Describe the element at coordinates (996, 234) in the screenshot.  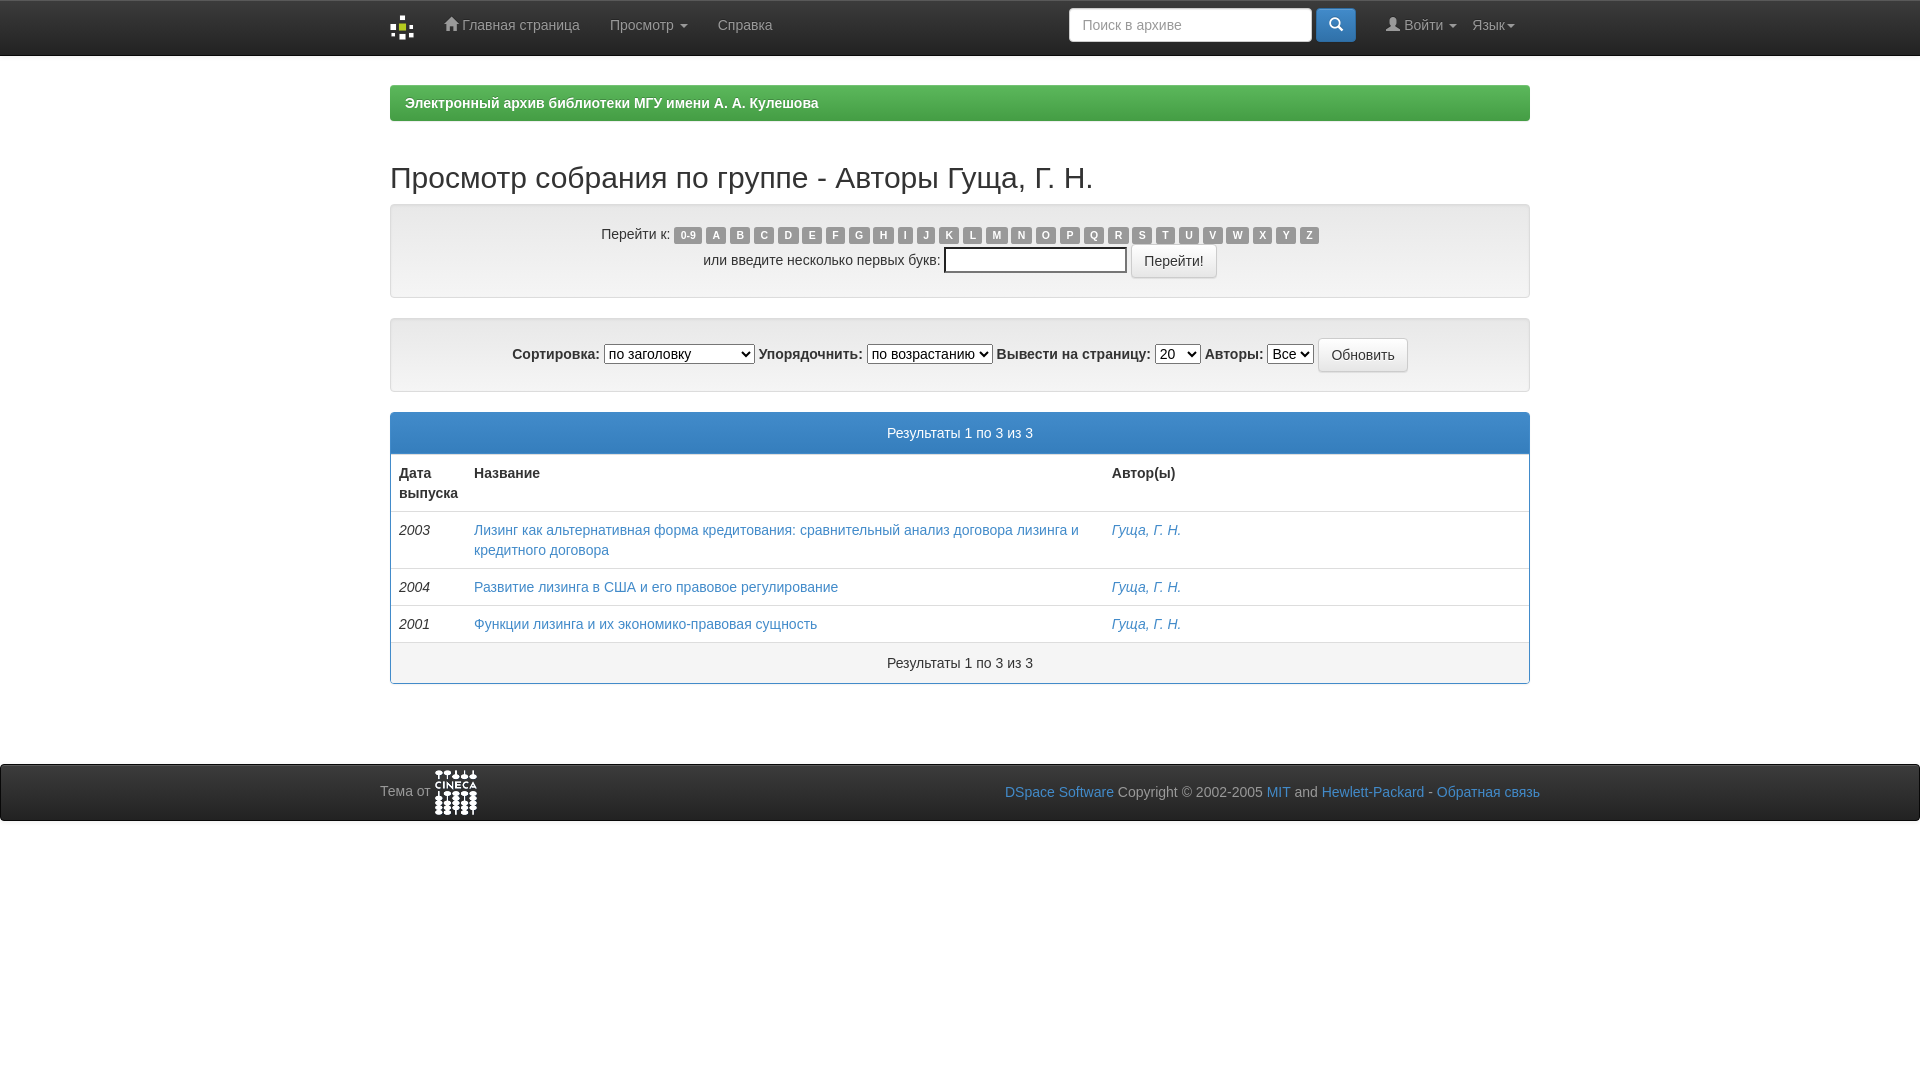
I see `'M'` at that location.